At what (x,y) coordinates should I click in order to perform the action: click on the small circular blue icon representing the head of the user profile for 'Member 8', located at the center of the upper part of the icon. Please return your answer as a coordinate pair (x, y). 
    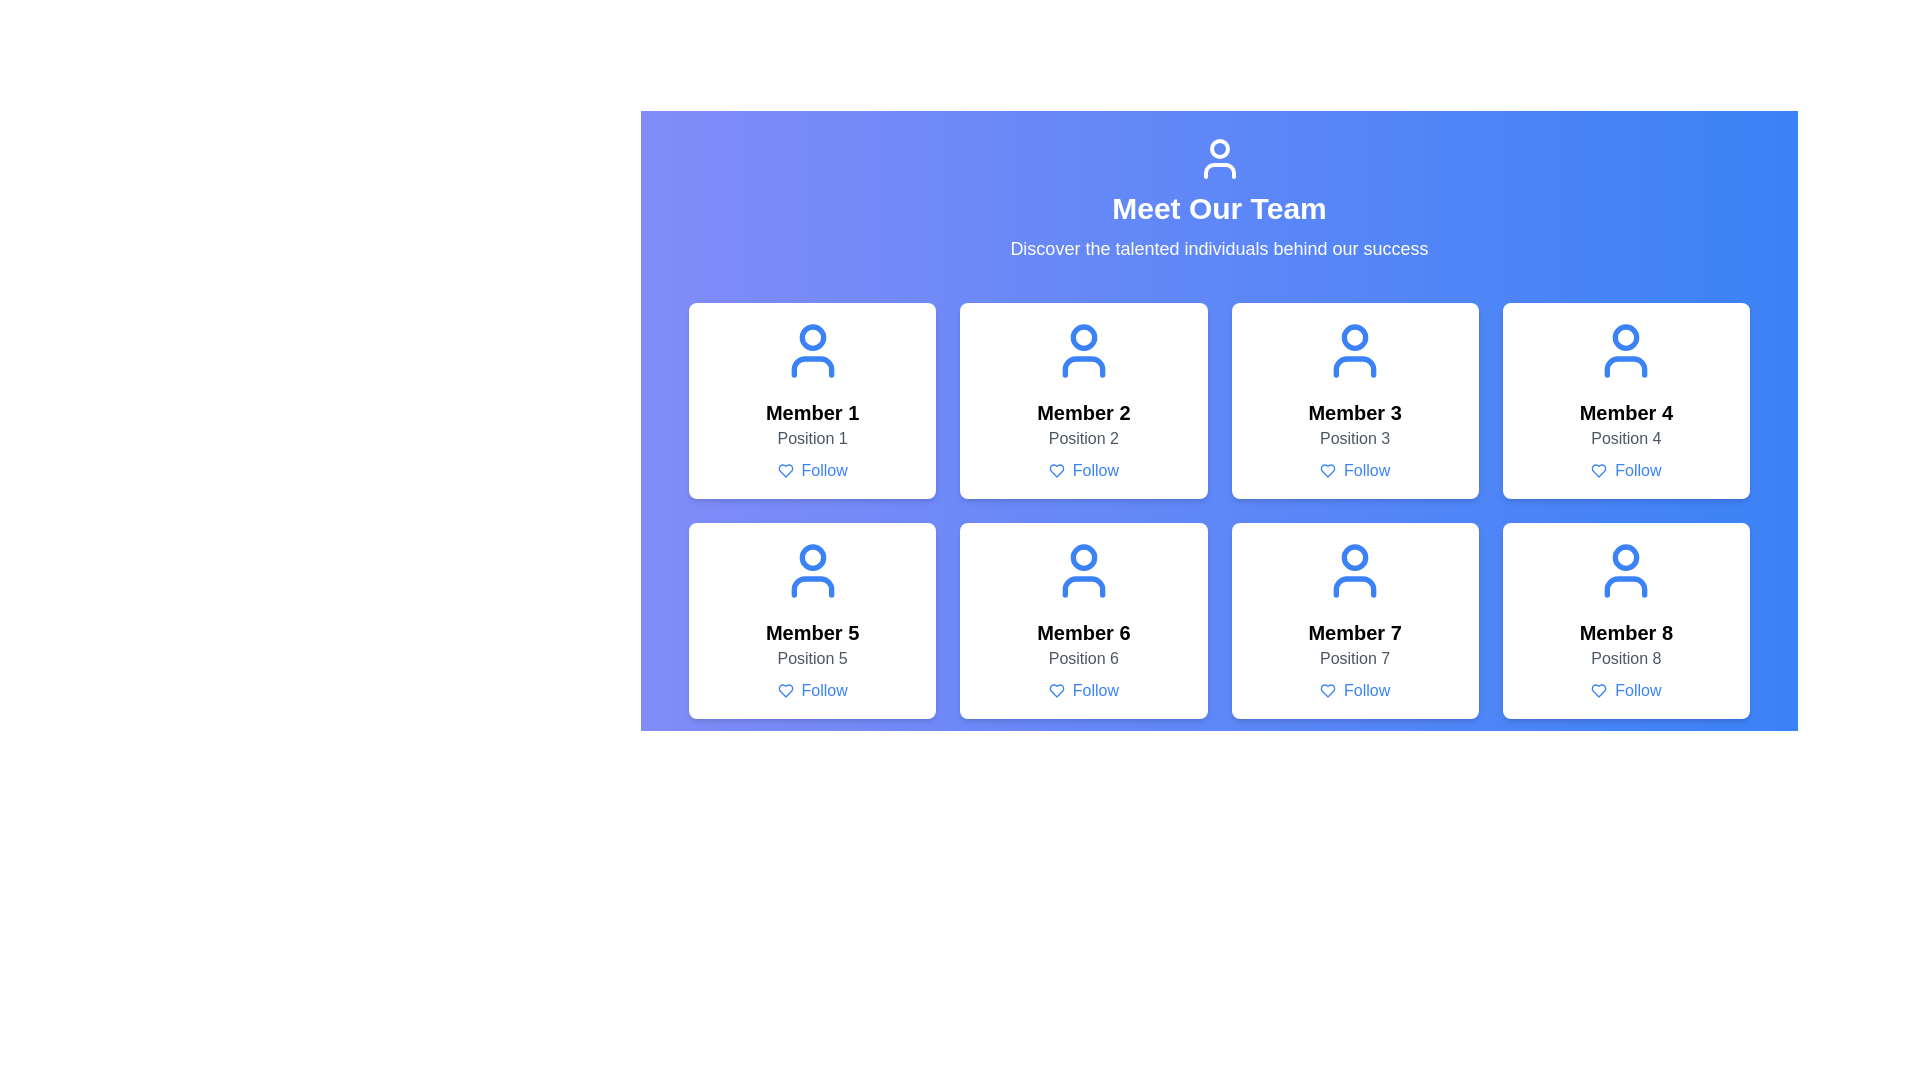
    Looking at the image, I should click on (1626, 557).